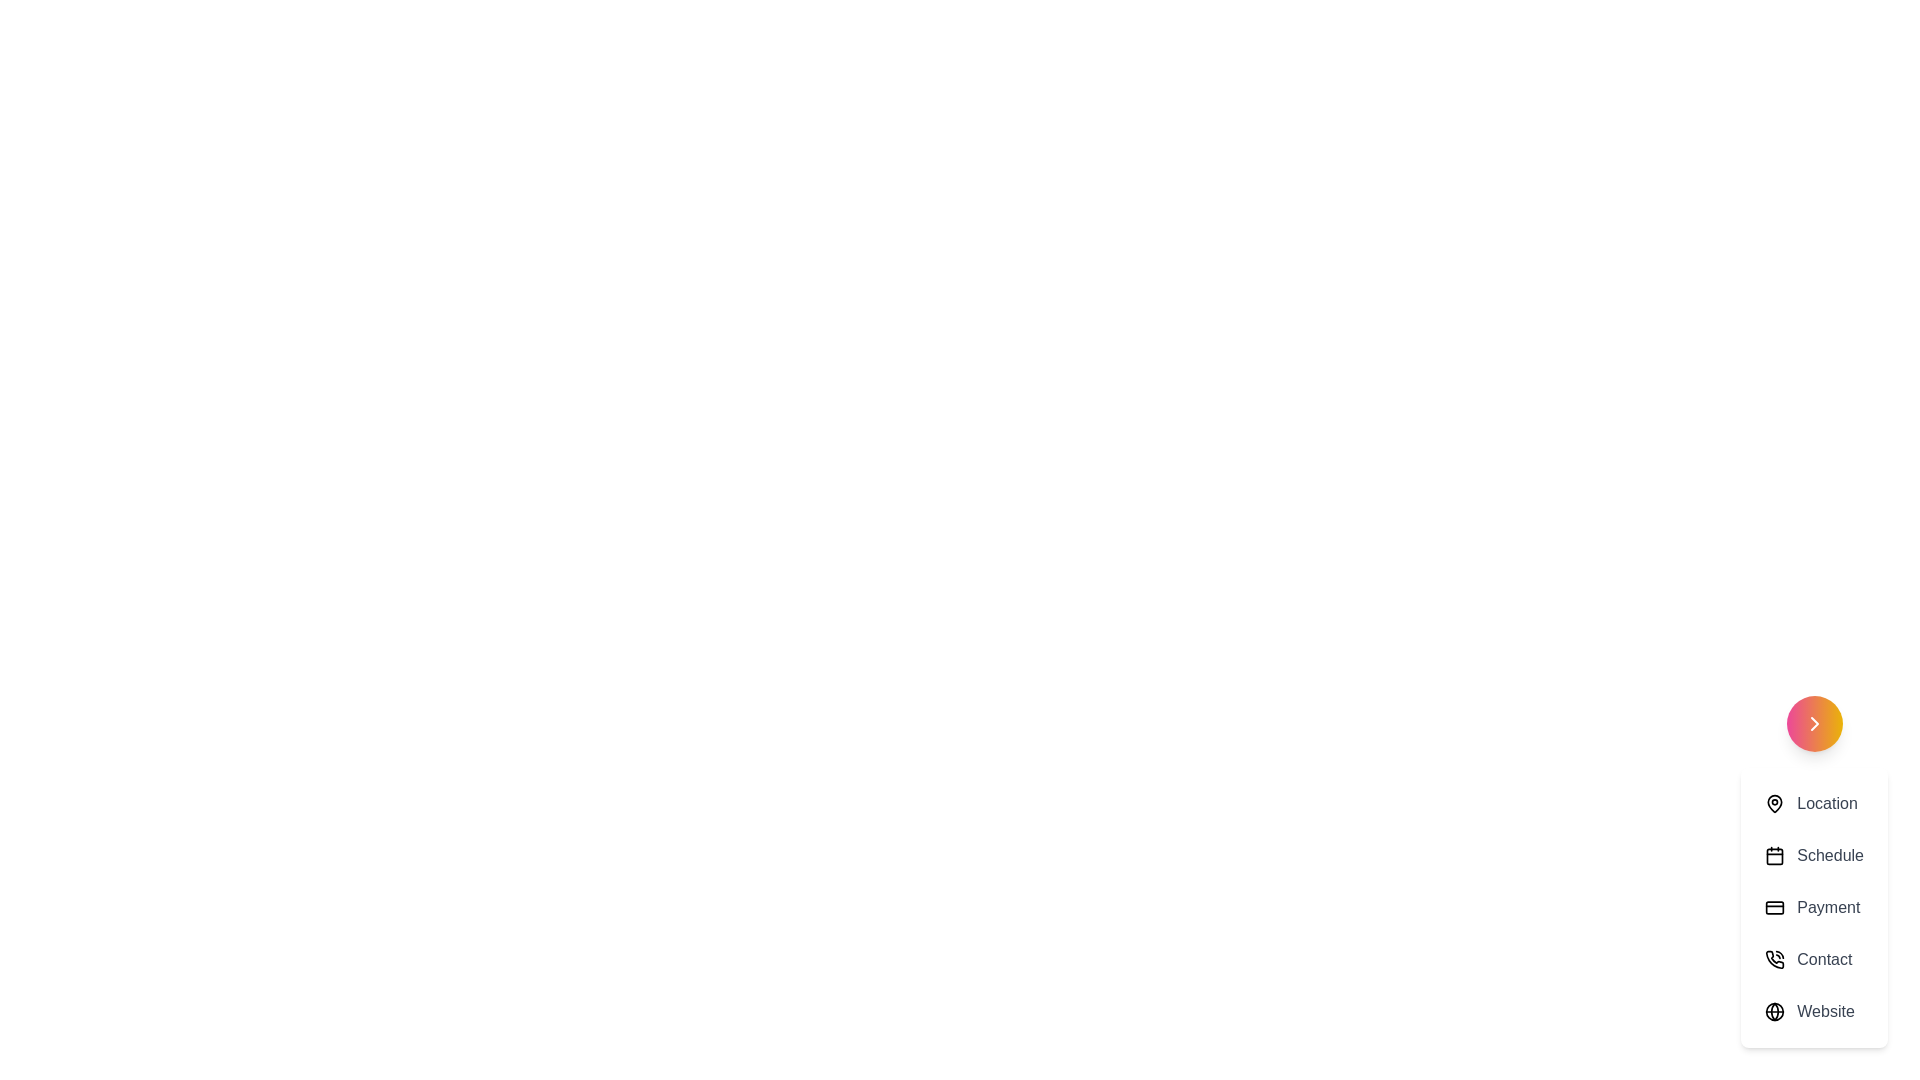 The width and height of the screenshot is (1920, 1080). What do you see at coordinates (1814, 907) in the screenshot?
I see `the menu option Payment` at bounding box center [1814, 907].